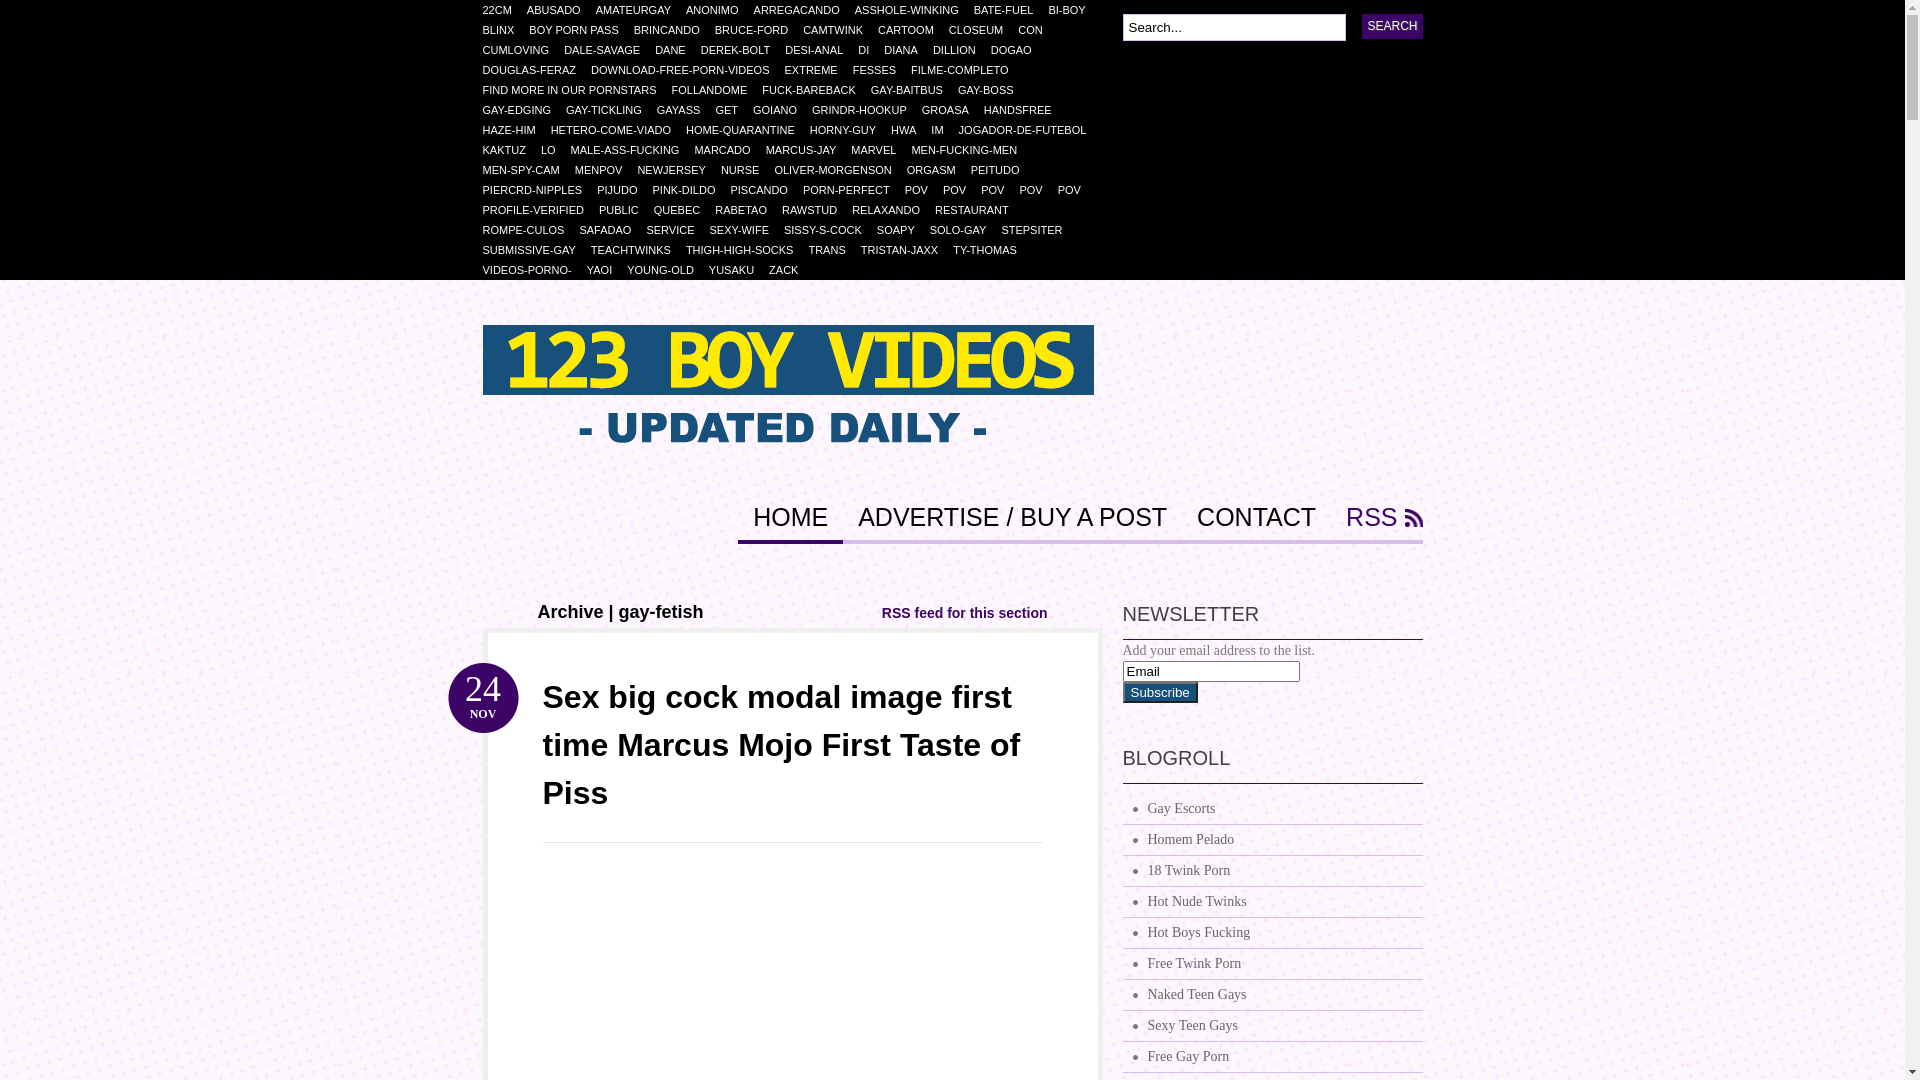 Image resolution: width=1920 pixels, height=1080 pixels. What do you see at coordinates (1271, 840) in the screenshot?
I see `'Homem Pelado'` at bounding box center [1271, 840].